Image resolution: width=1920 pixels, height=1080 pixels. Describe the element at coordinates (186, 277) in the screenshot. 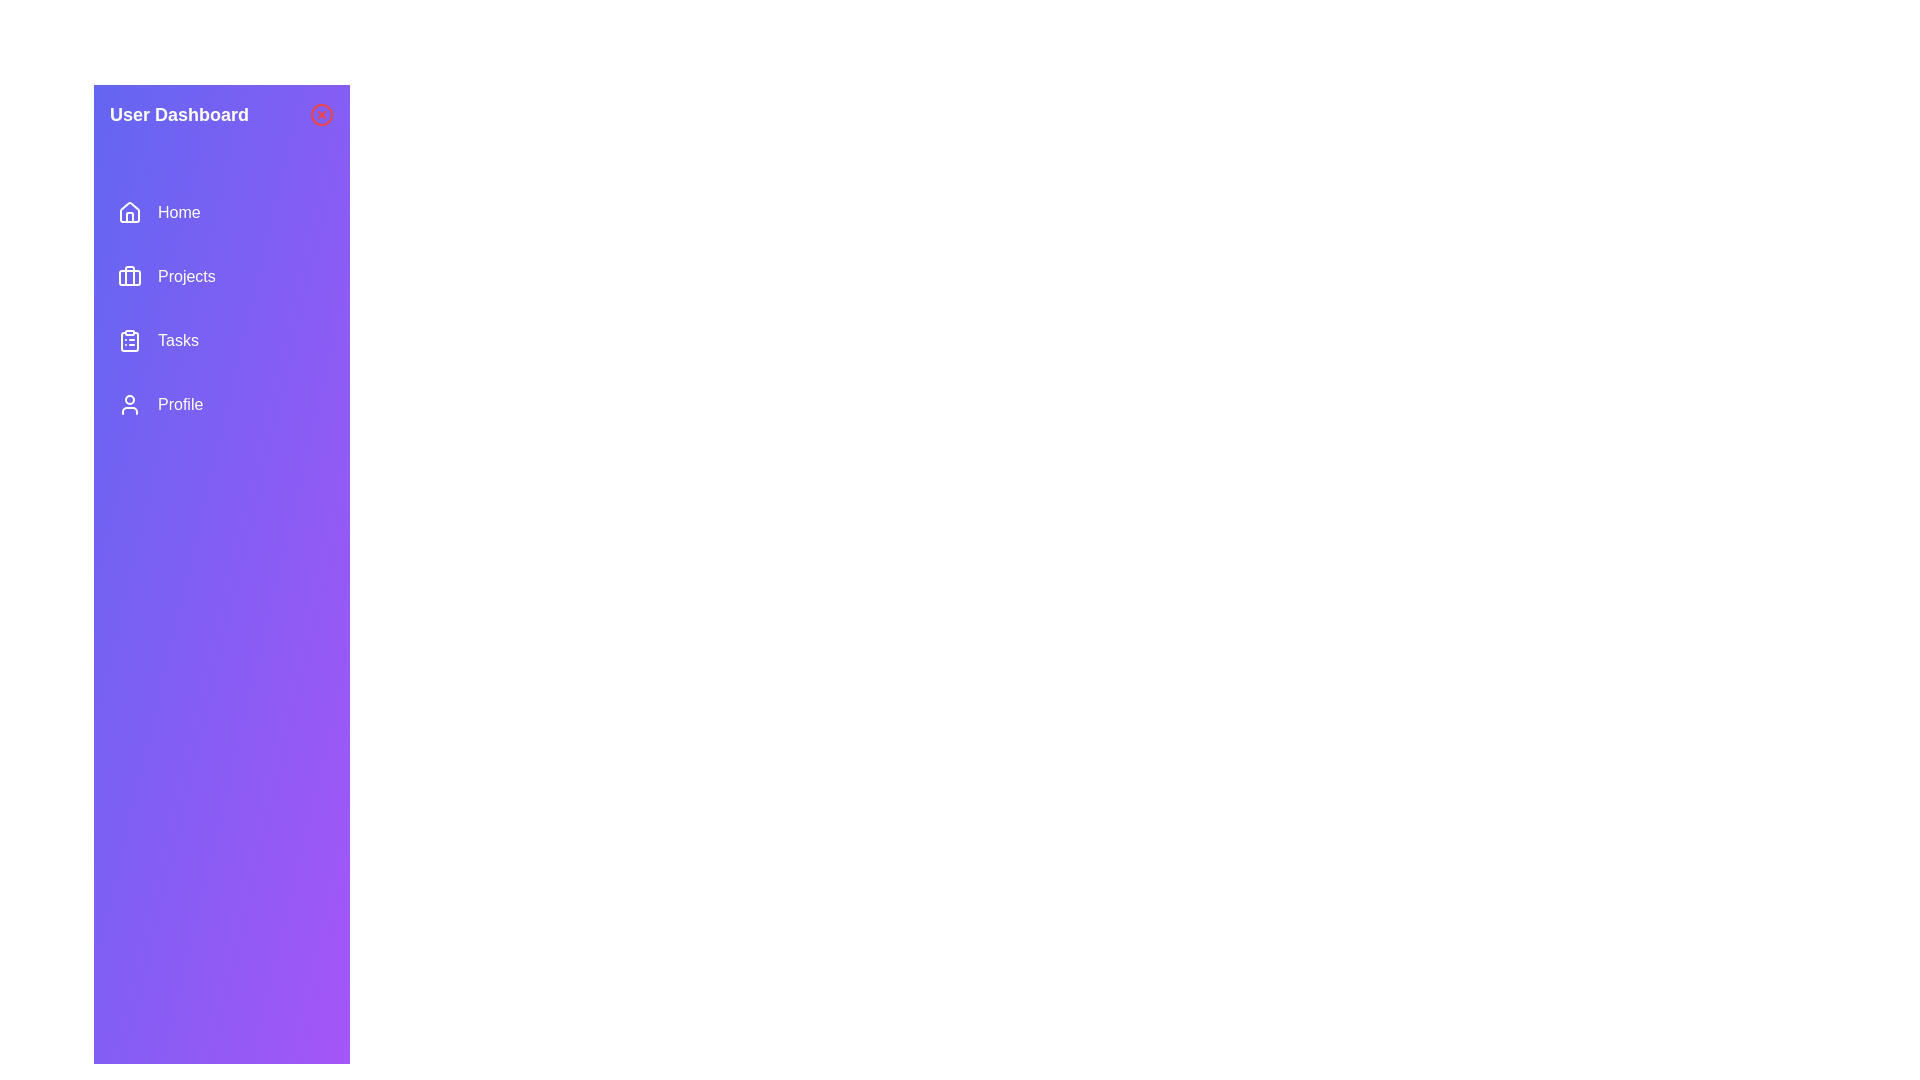

I see `the 'Projects' text label in the vertical navigation menu` at that location.